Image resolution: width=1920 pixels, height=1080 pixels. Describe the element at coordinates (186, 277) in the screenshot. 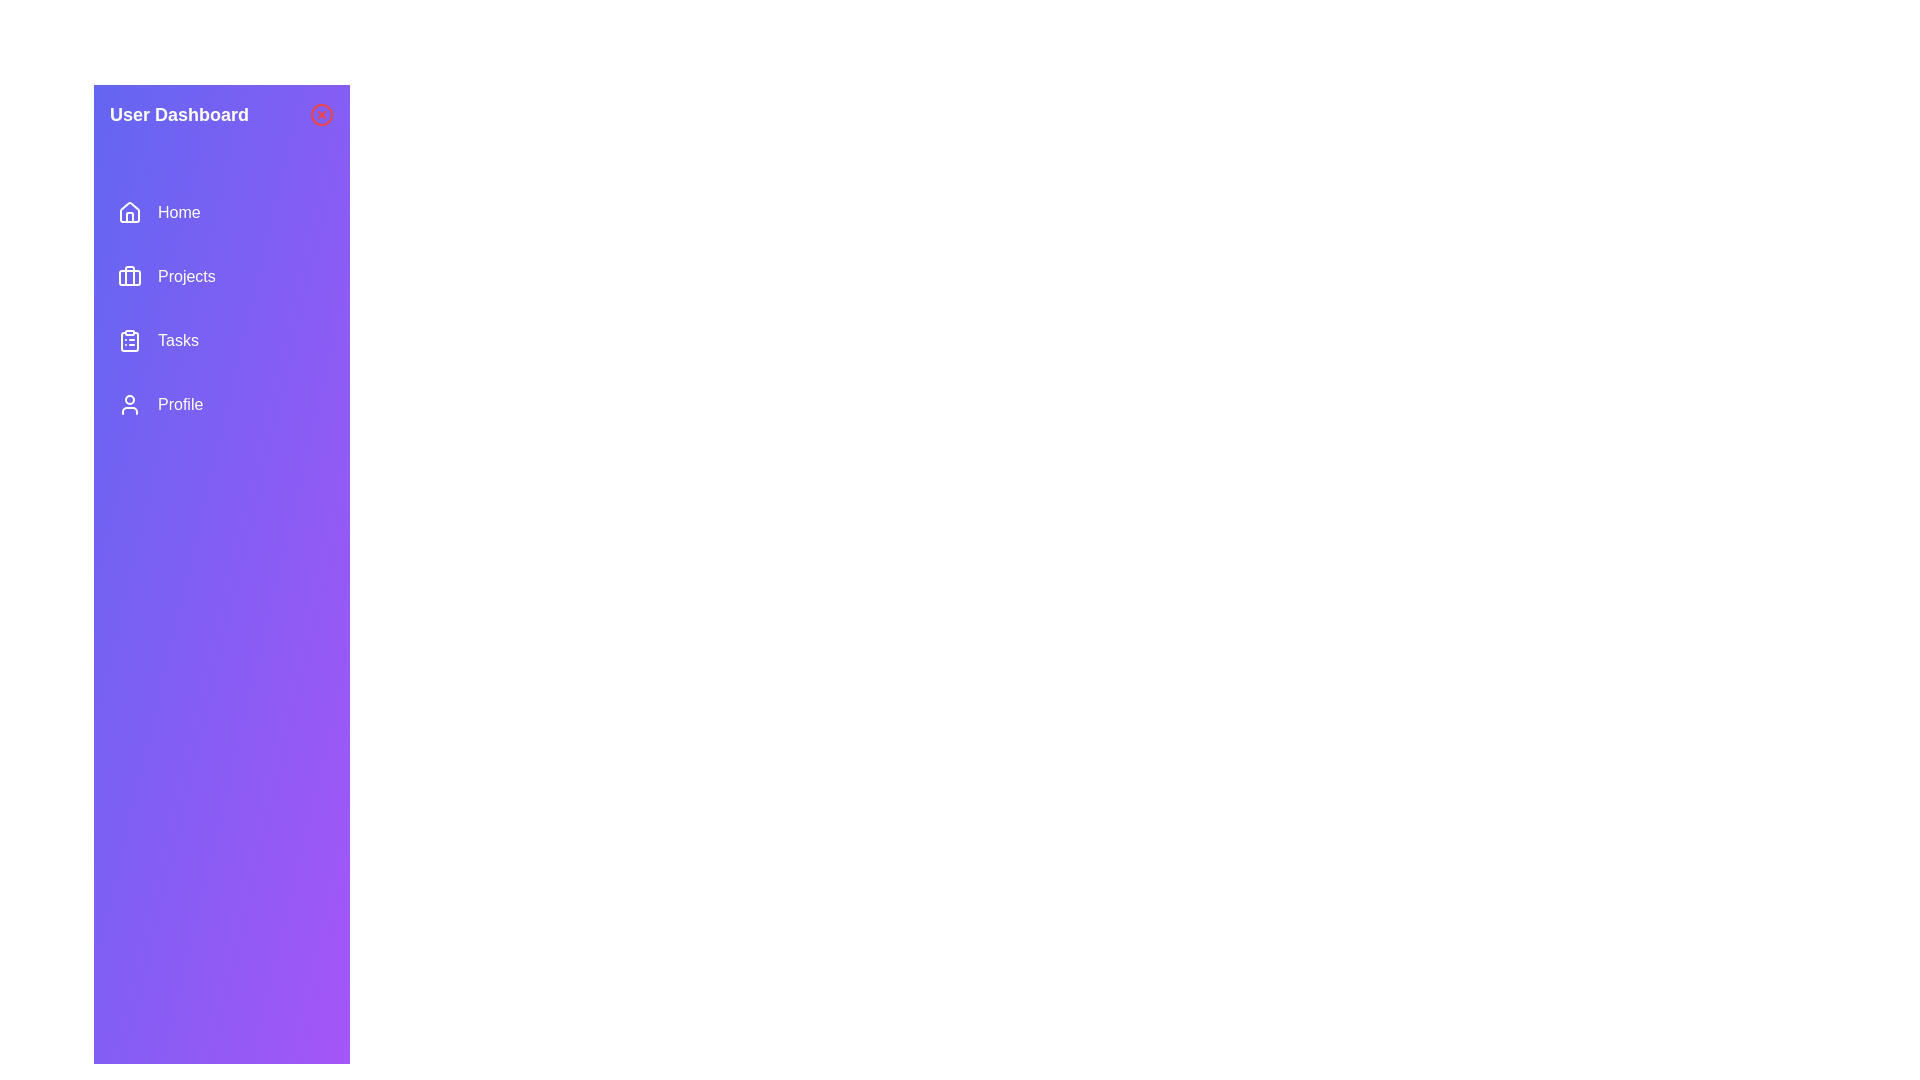

I see `the 'Projects' text label in the vertical navigation menu` at that location.